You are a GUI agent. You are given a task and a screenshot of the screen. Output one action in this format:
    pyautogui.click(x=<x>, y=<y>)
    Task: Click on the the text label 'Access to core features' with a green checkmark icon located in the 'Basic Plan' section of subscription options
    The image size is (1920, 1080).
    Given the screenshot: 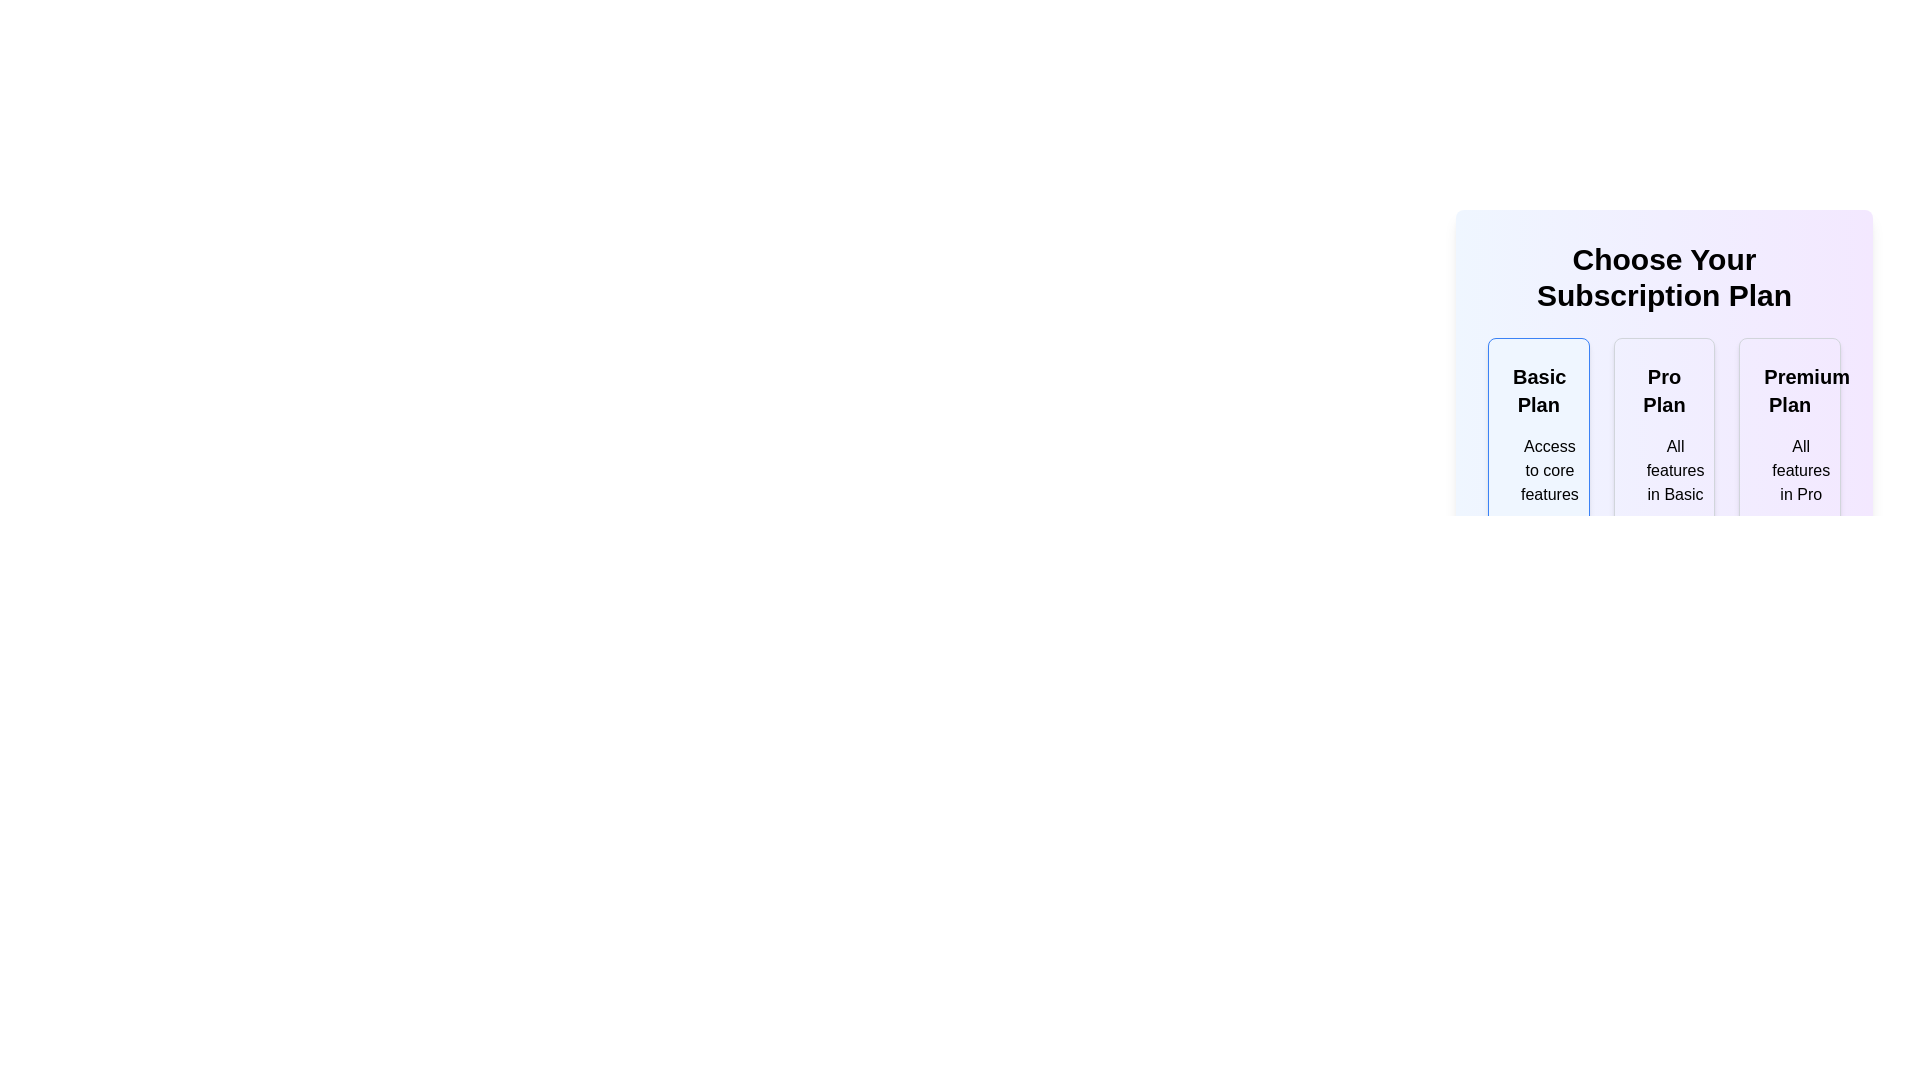 What is the action you would take?
    pyautogui.click(x=1537, y=470)
    